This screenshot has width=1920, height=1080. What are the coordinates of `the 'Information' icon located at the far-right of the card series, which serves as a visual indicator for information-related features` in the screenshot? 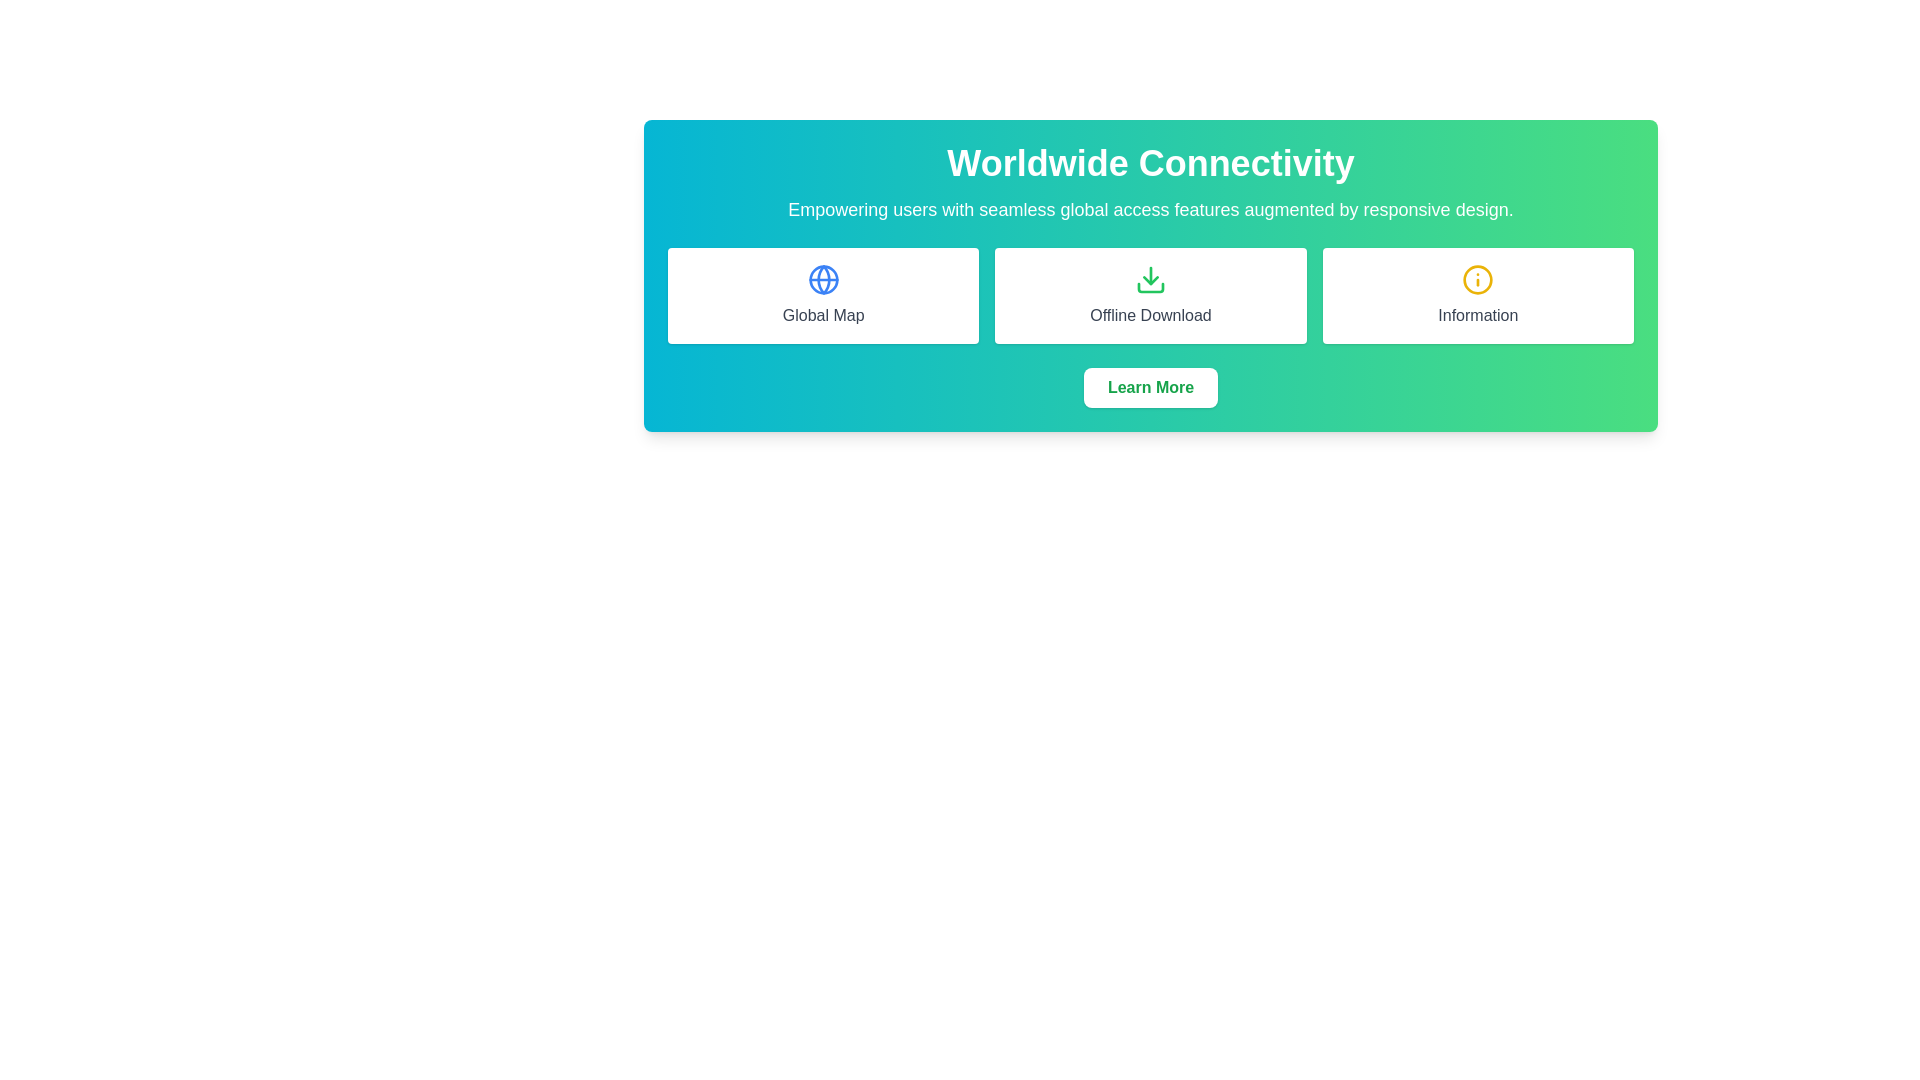 It's located at (1478, 280).